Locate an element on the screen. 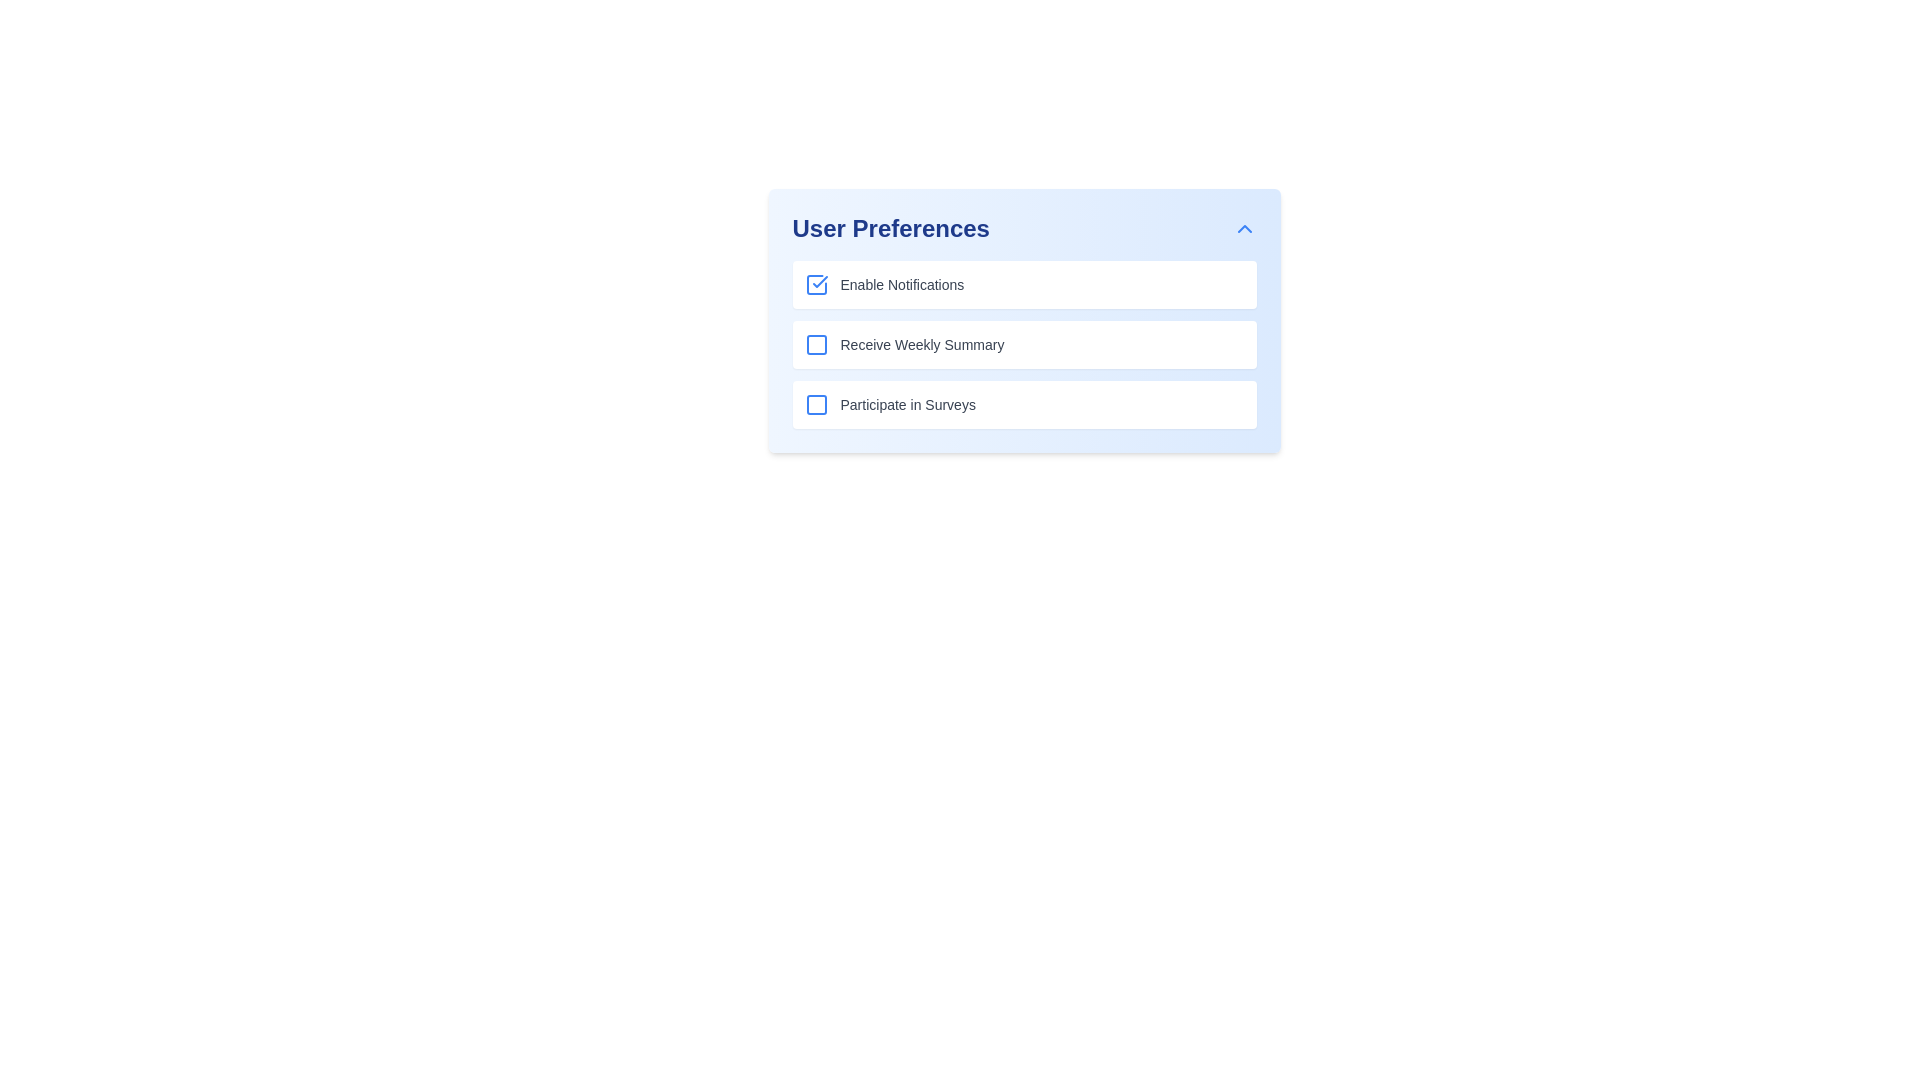  the label describing the preference option associated with the adjacent checkbox in the second row of the user preferences panel is located at coordinates (921, 343).